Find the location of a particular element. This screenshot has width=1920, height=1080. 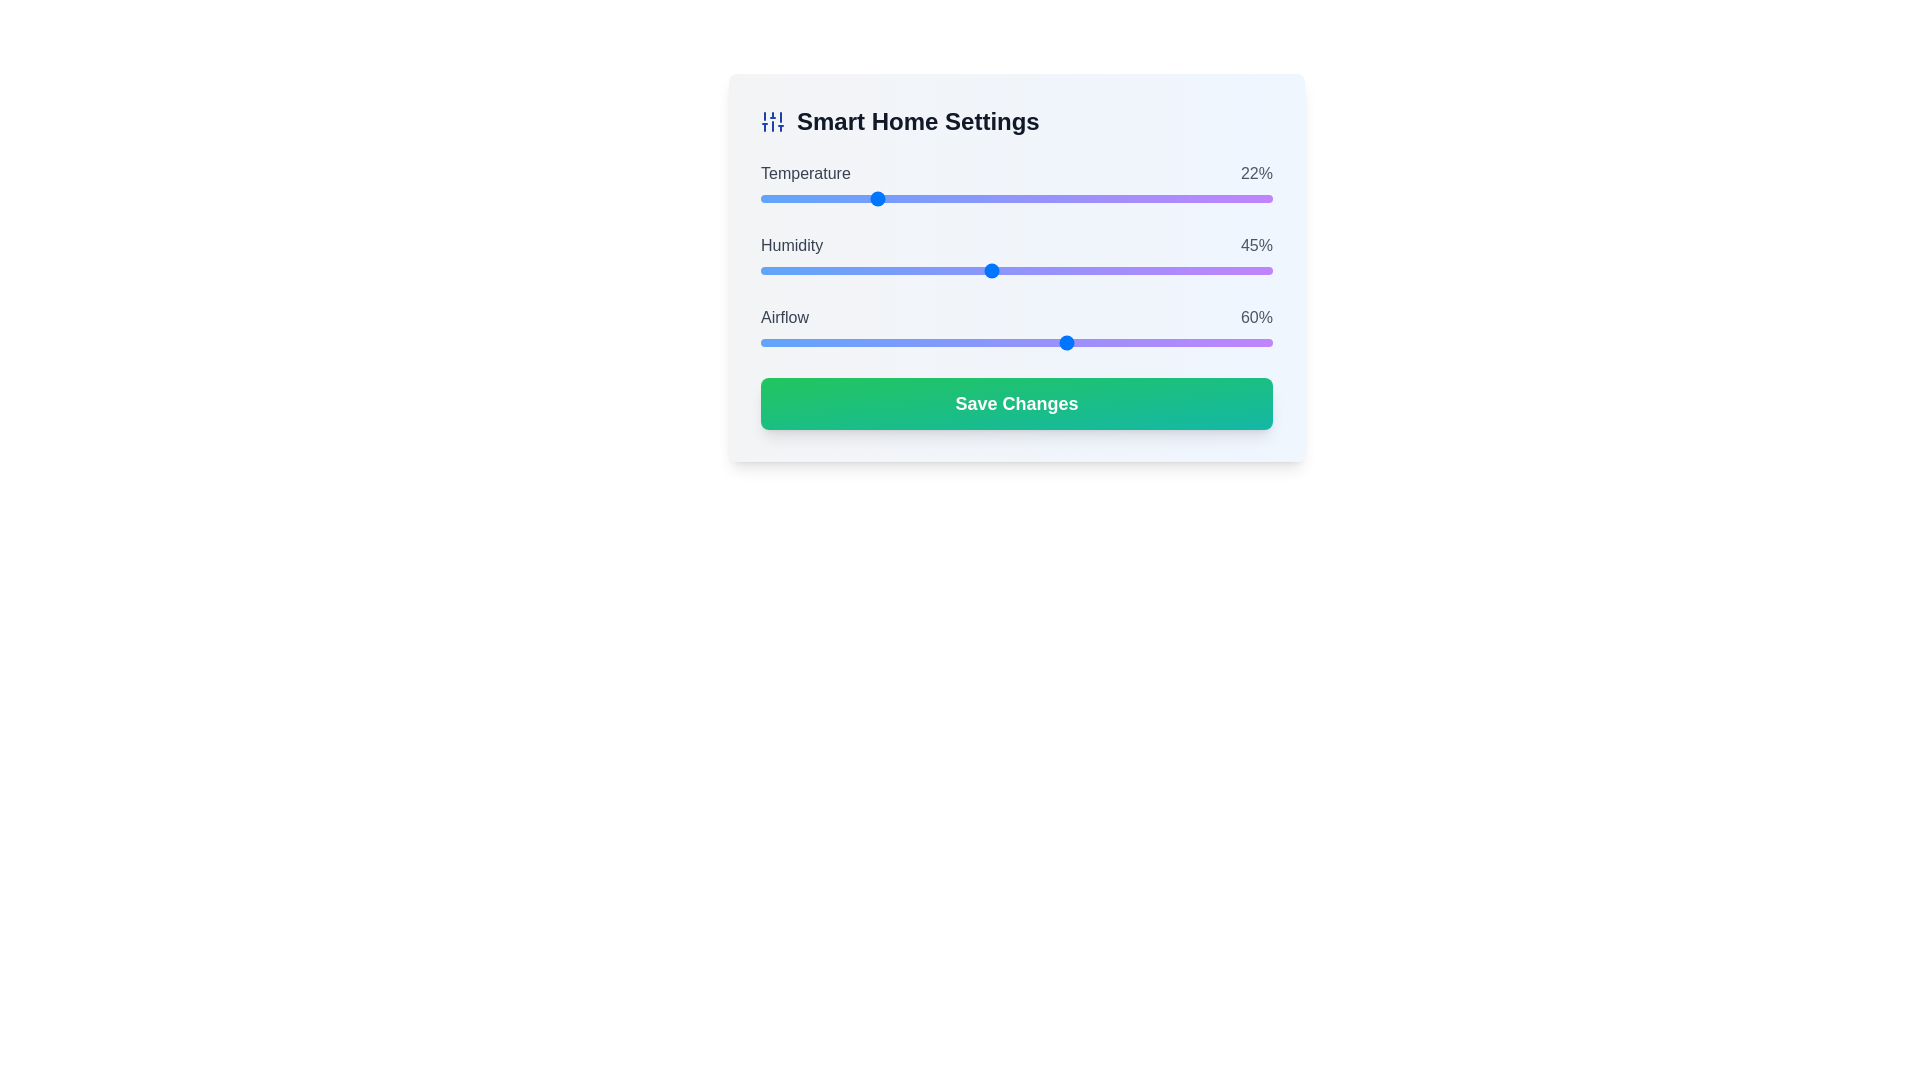

temperature slider is located at coordinates (1231, 199).